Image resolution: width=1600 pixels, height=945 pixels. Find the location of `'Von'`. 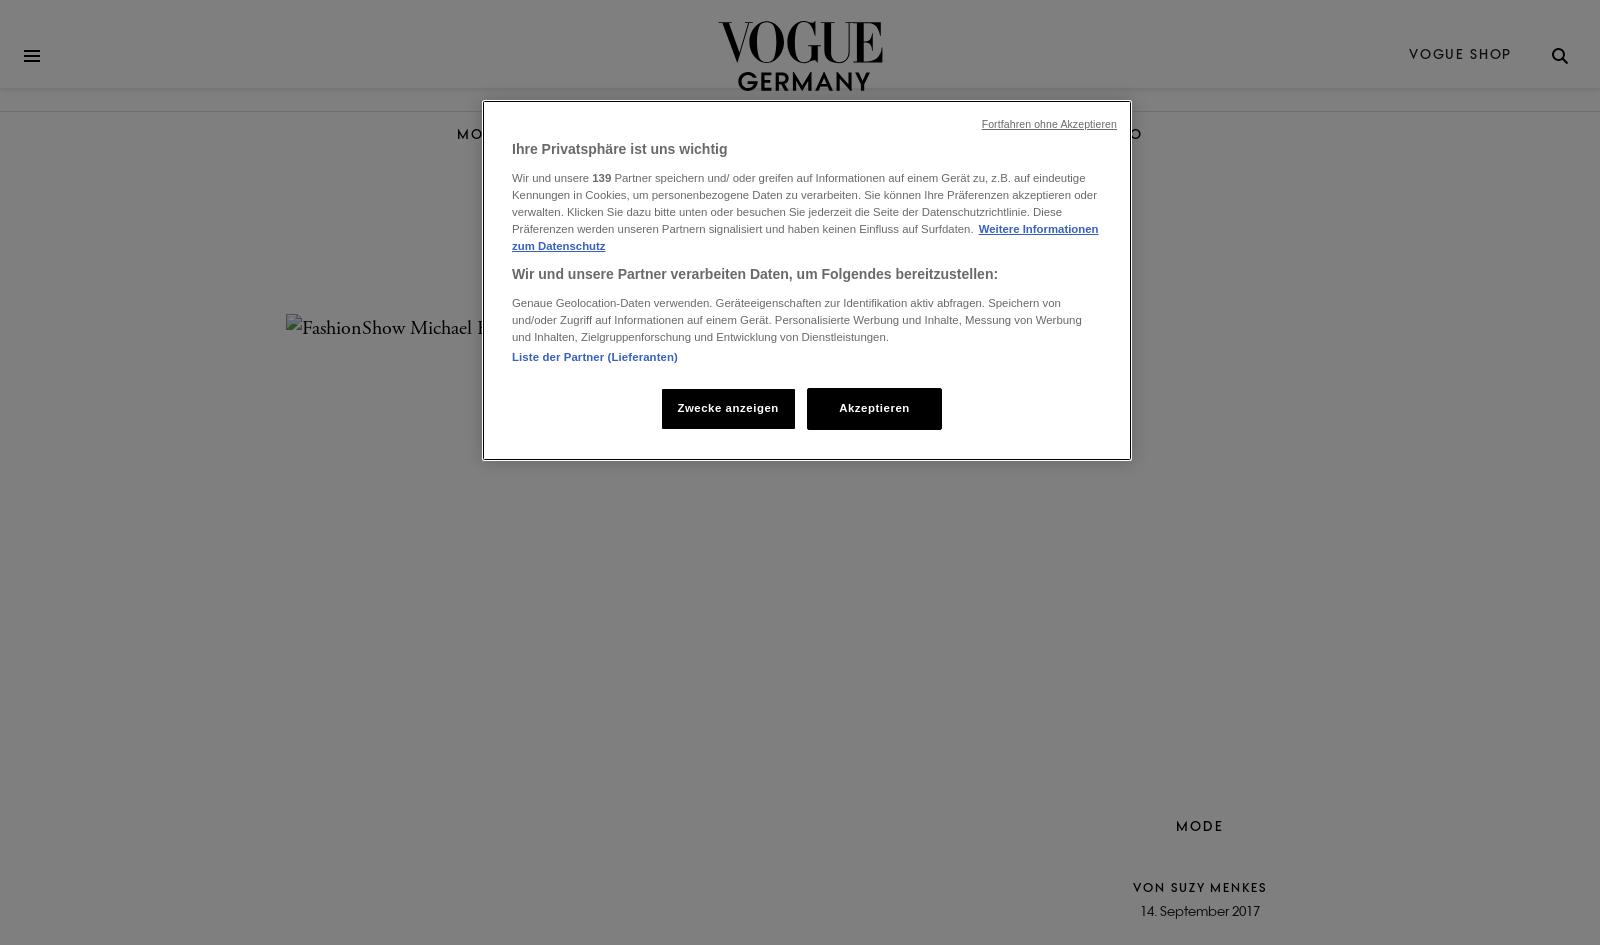

'Von' is located at coordinates (1151, 887).